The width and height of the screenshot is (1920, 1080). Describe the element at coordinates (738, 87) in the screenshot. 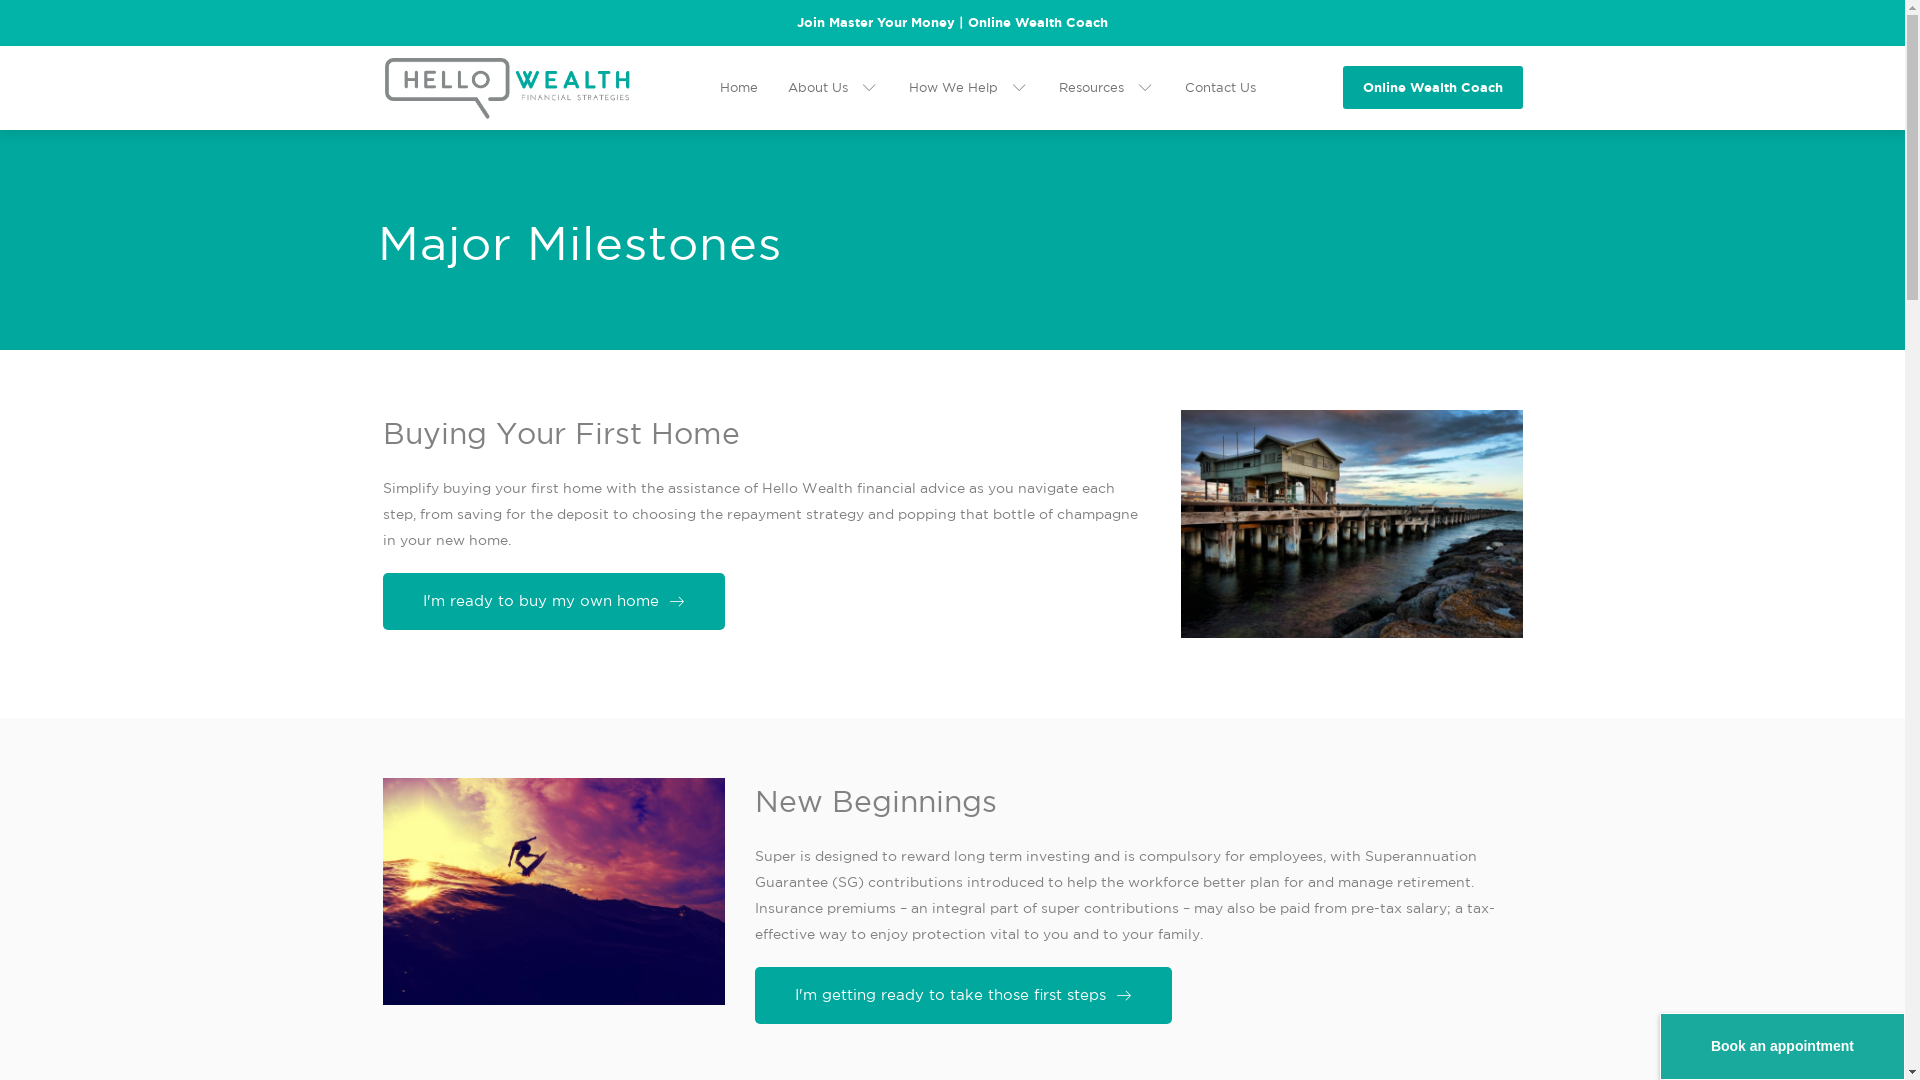

I see `'Home'` at that location.